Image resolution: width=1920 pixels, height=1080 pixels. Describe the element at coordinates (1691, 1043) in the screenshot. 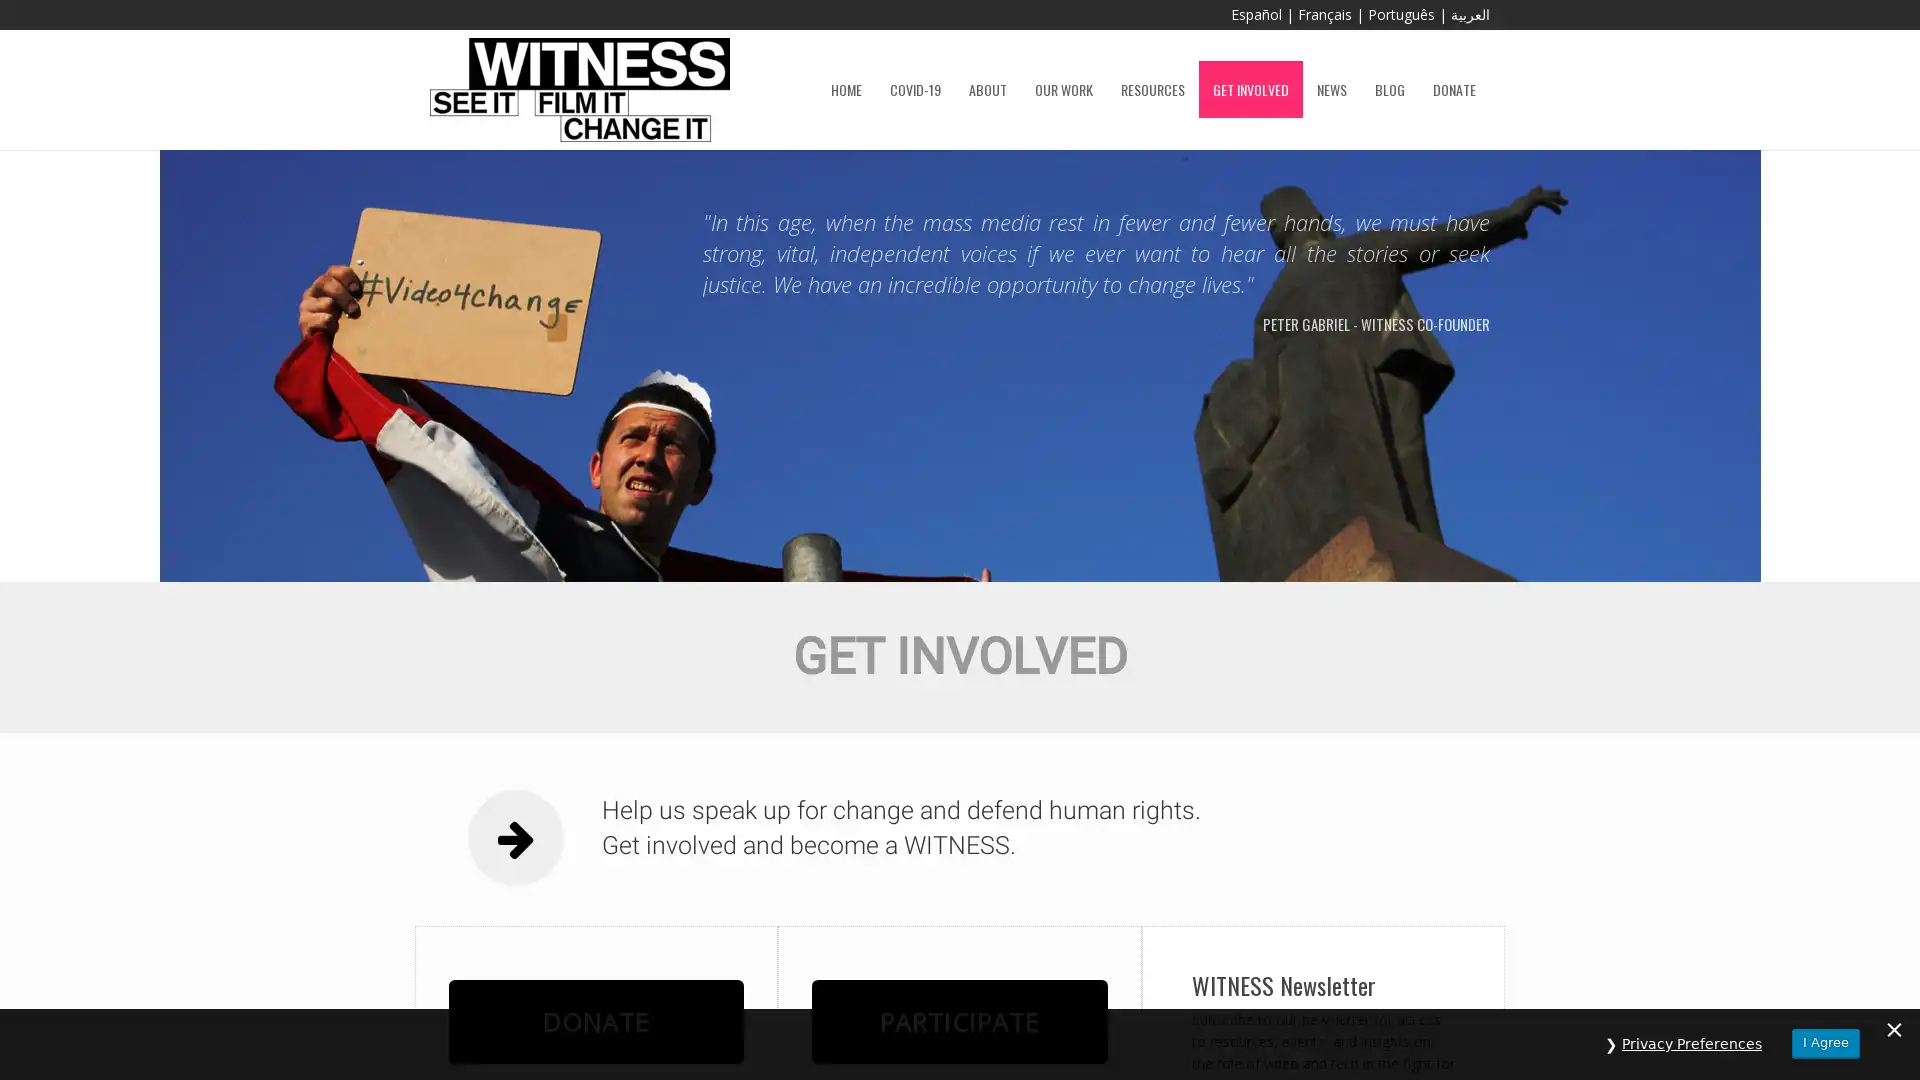

I see `Privacy Preferences` at that location.